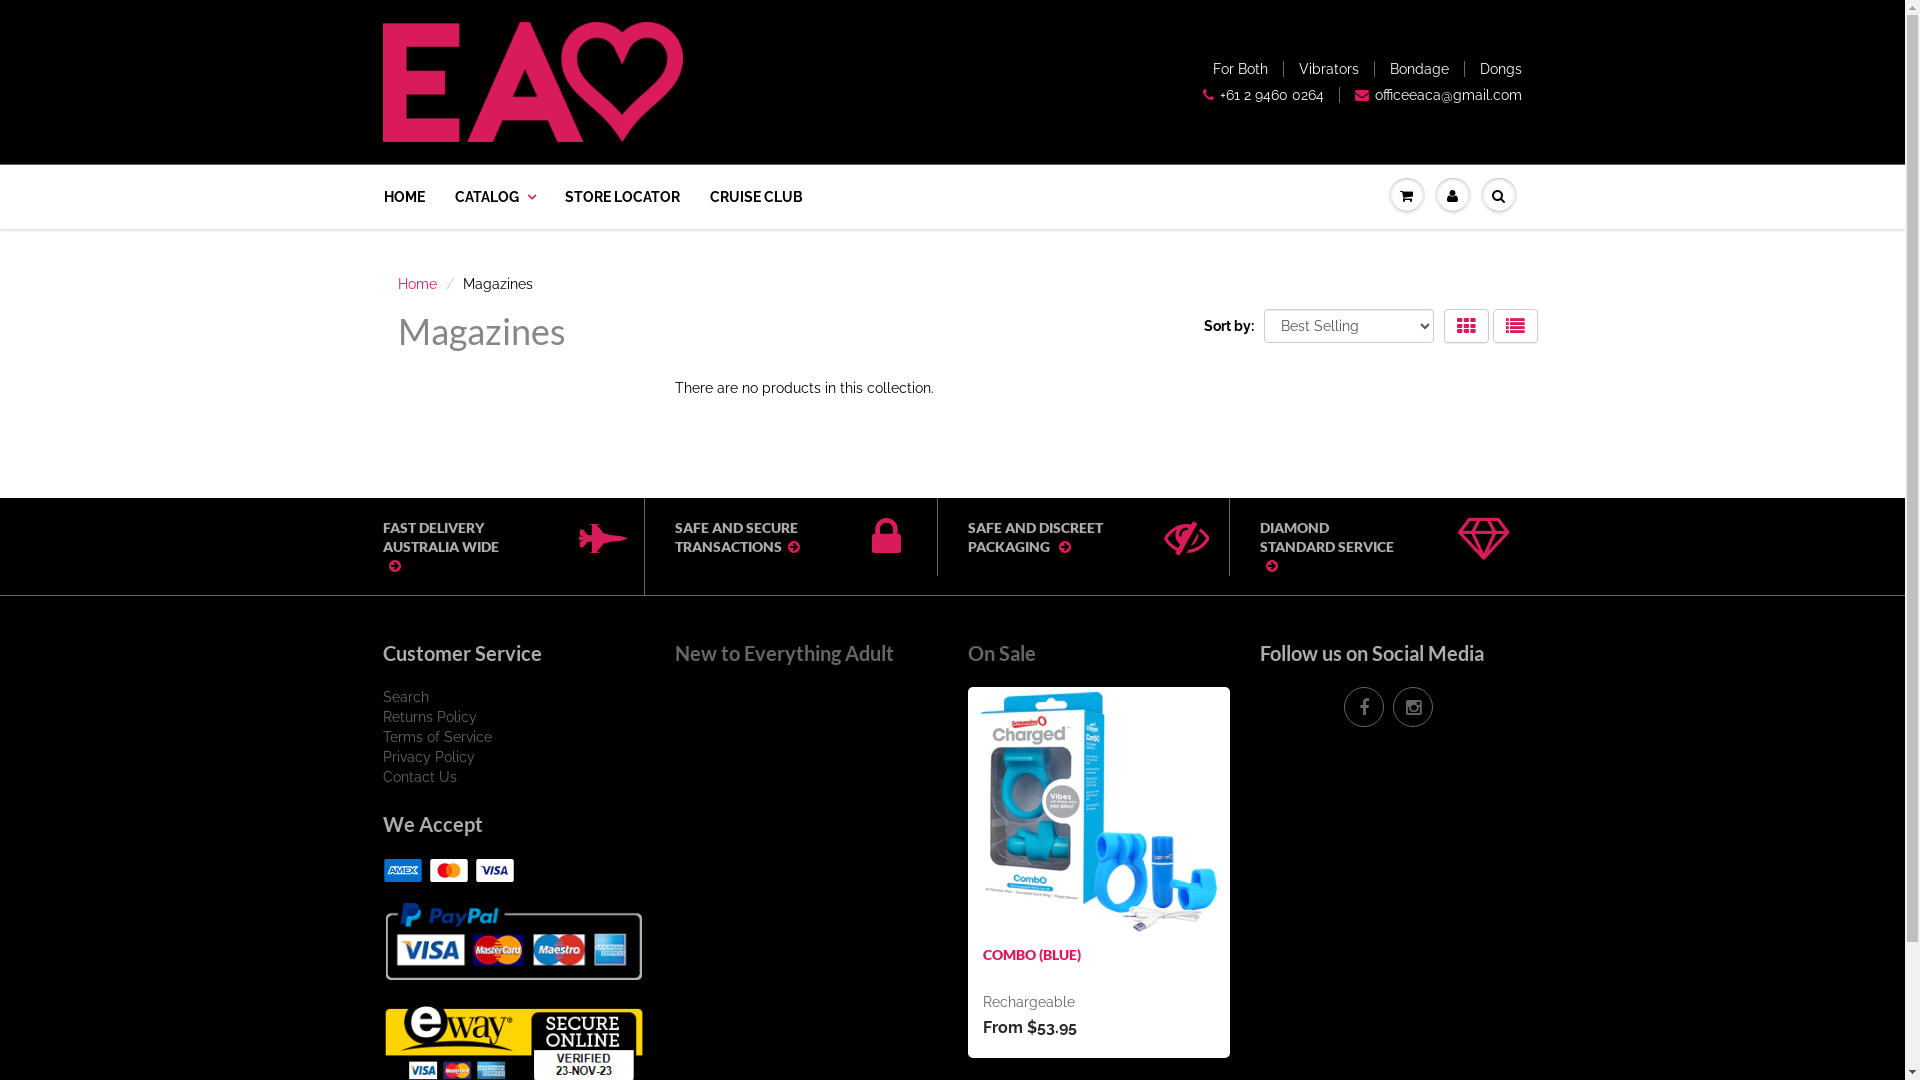  What do you see at coordinates (1501, 68) in the screenshot?
I see `'Dongs'` at bounding box center [1501, 68].